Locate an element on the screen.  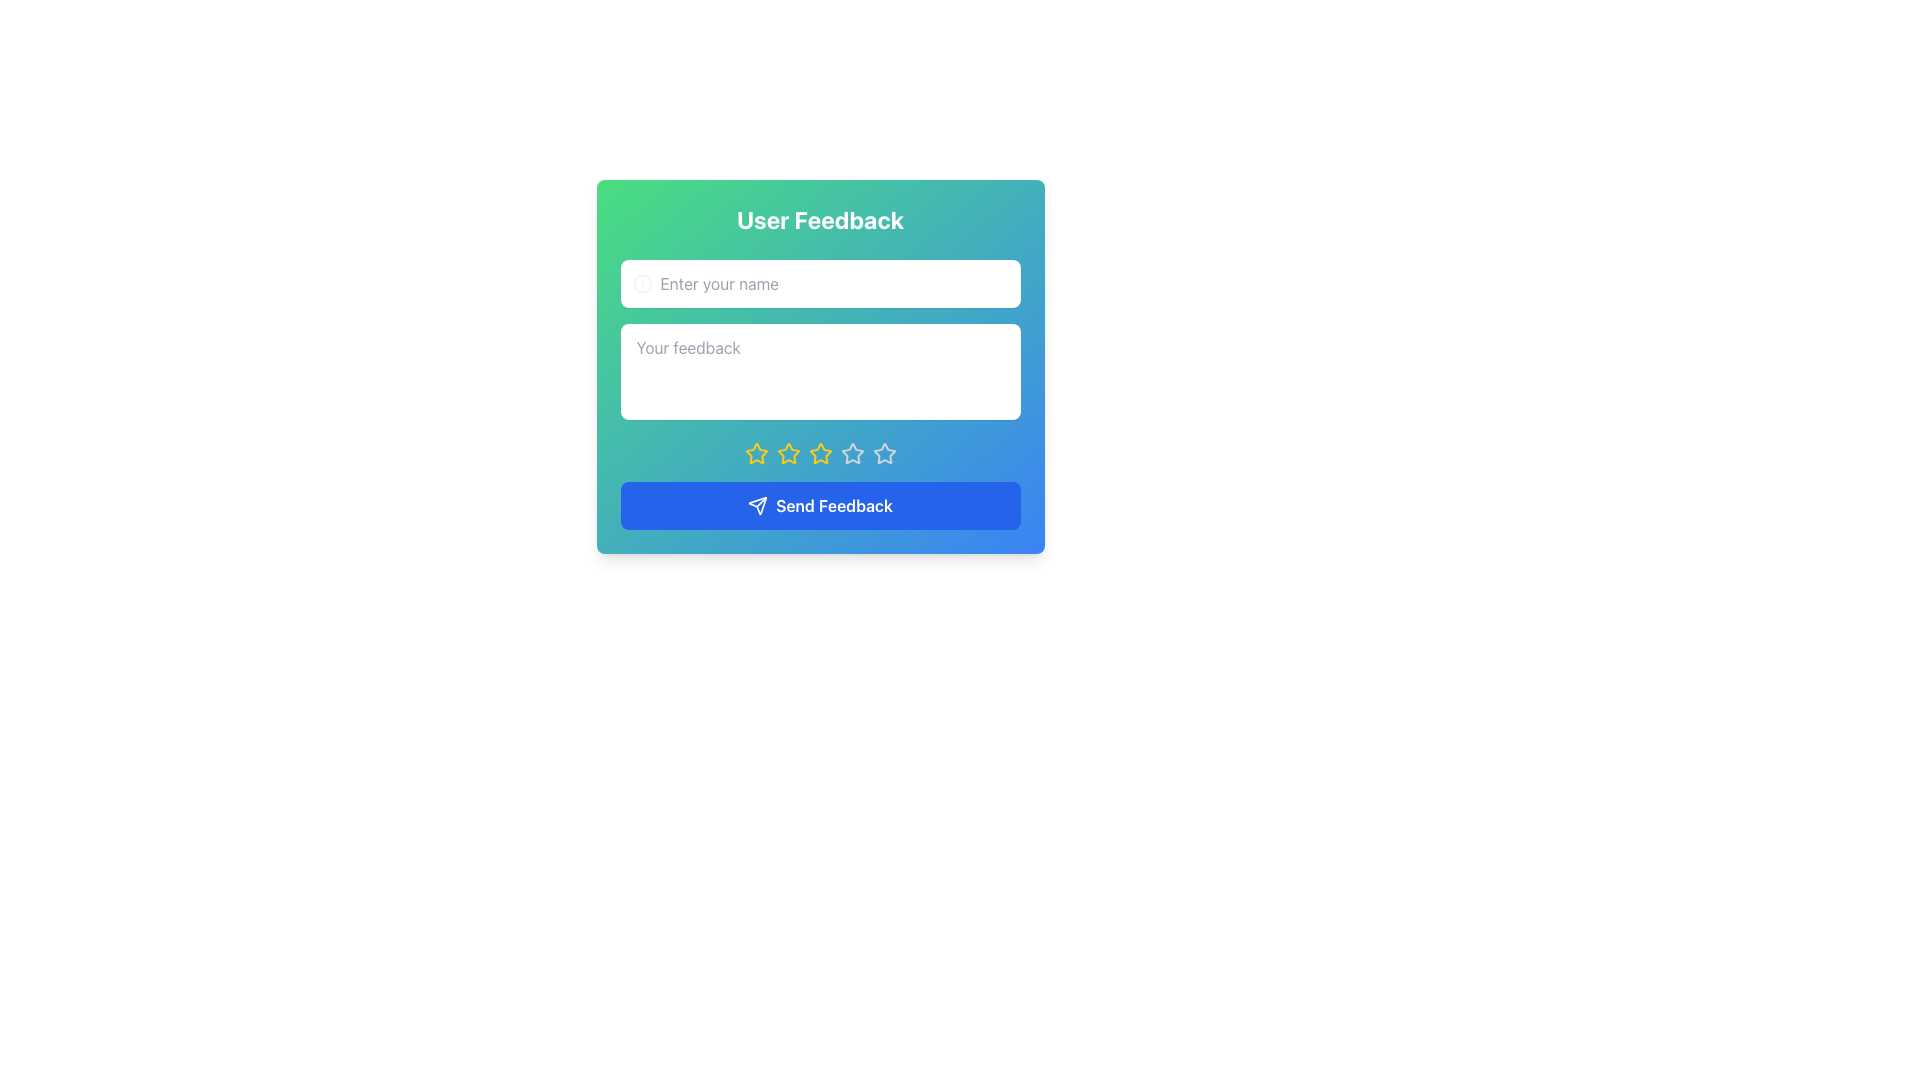
the first star in the horizontal arrangement of five rating stars to give a one-star rating is located at coordinates (755, 454).